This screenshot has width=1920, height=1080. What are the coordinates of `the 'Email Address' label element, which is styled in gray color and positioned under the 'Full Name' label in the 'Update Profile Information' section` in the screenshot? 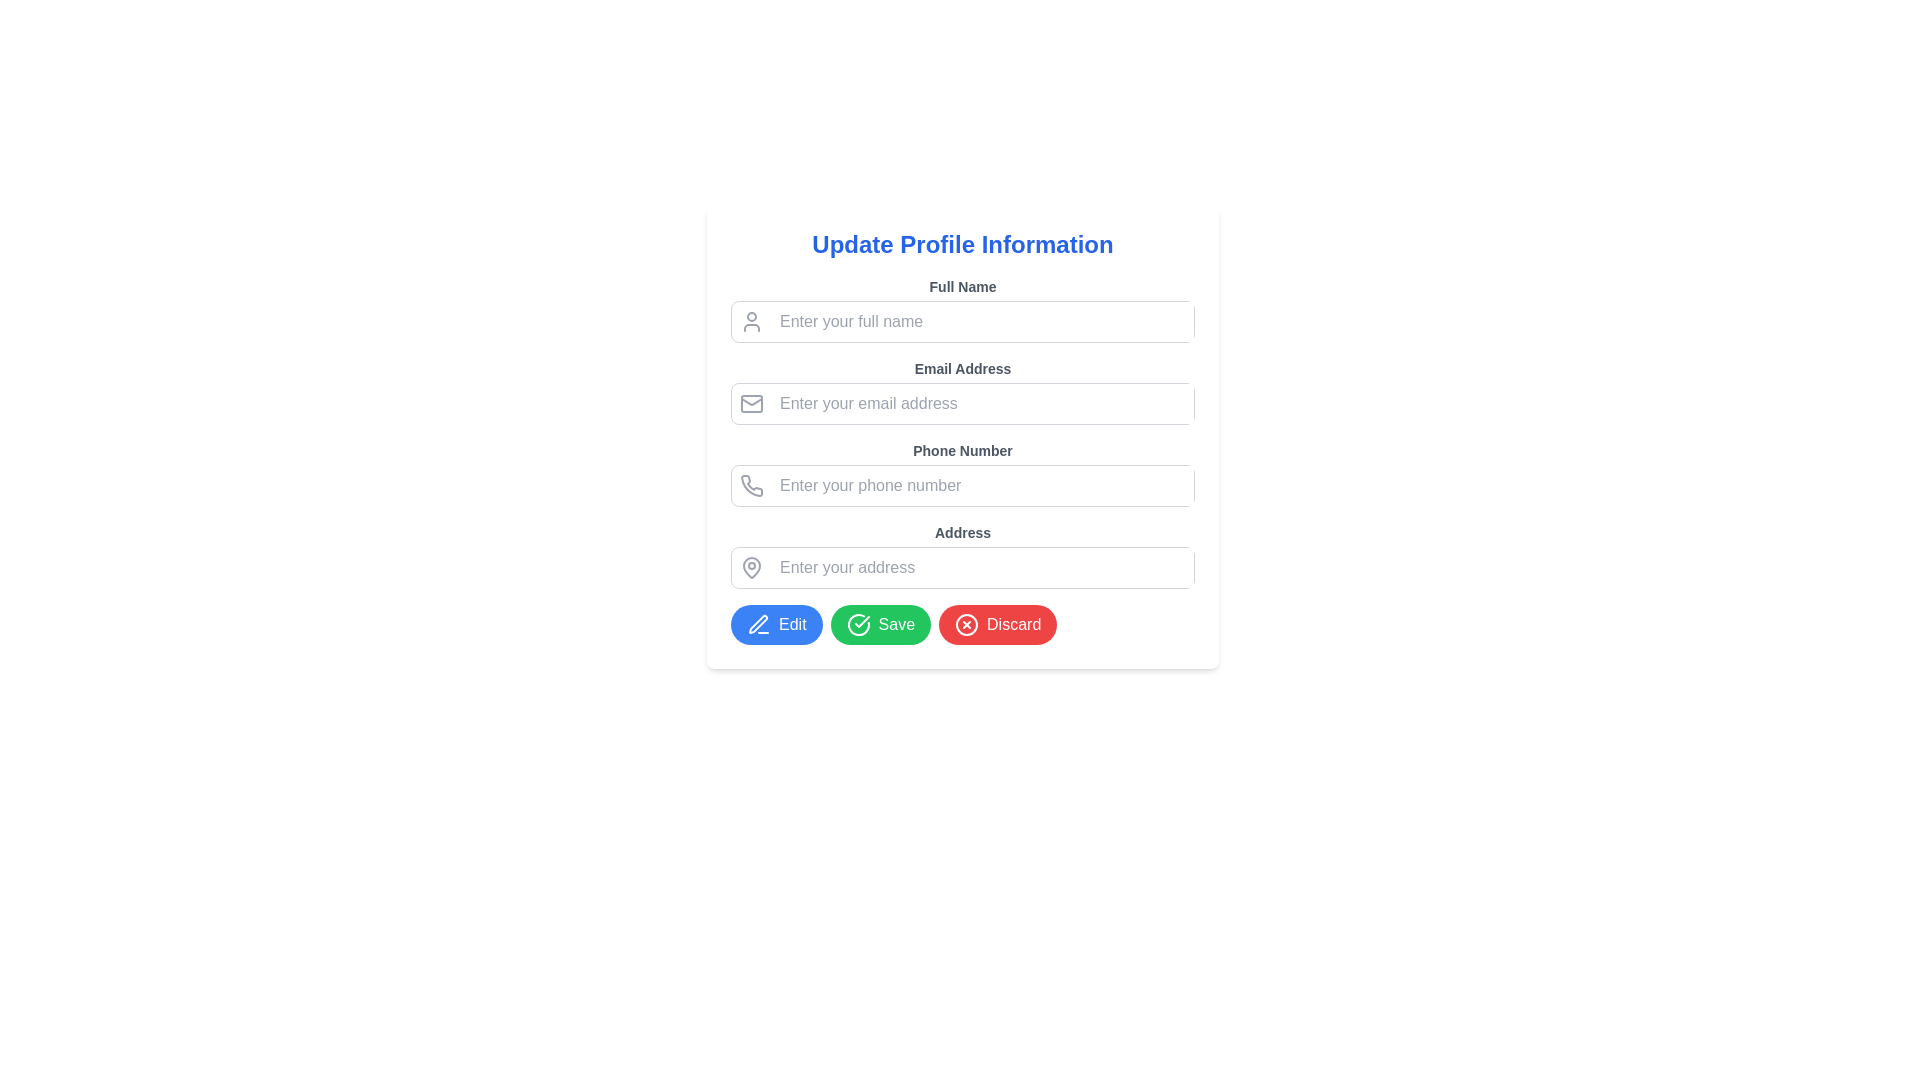 It's located at (963, 369).